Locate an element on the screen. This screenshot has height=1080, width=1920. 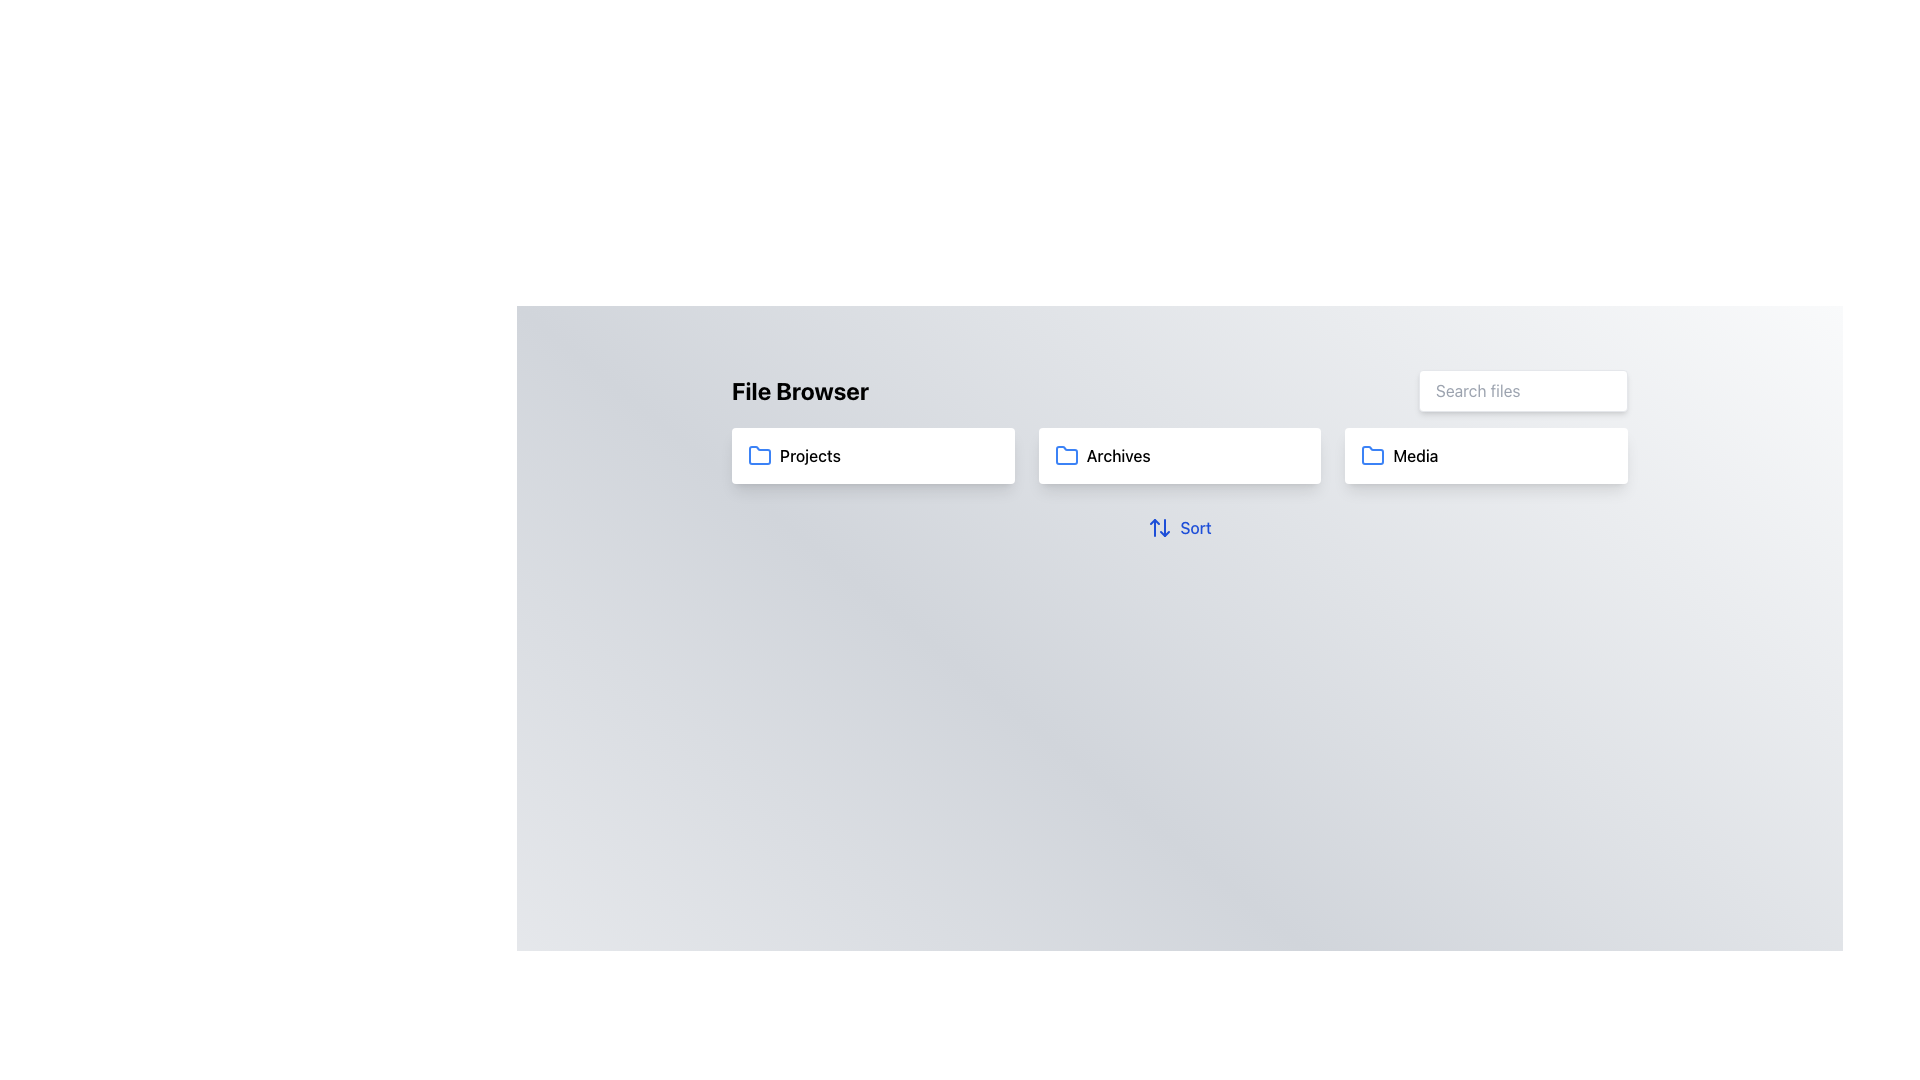
the folder SVG icon located in the first card labeled 'Projects' under the 'File Browser' section is located at coordinates (758, 455).